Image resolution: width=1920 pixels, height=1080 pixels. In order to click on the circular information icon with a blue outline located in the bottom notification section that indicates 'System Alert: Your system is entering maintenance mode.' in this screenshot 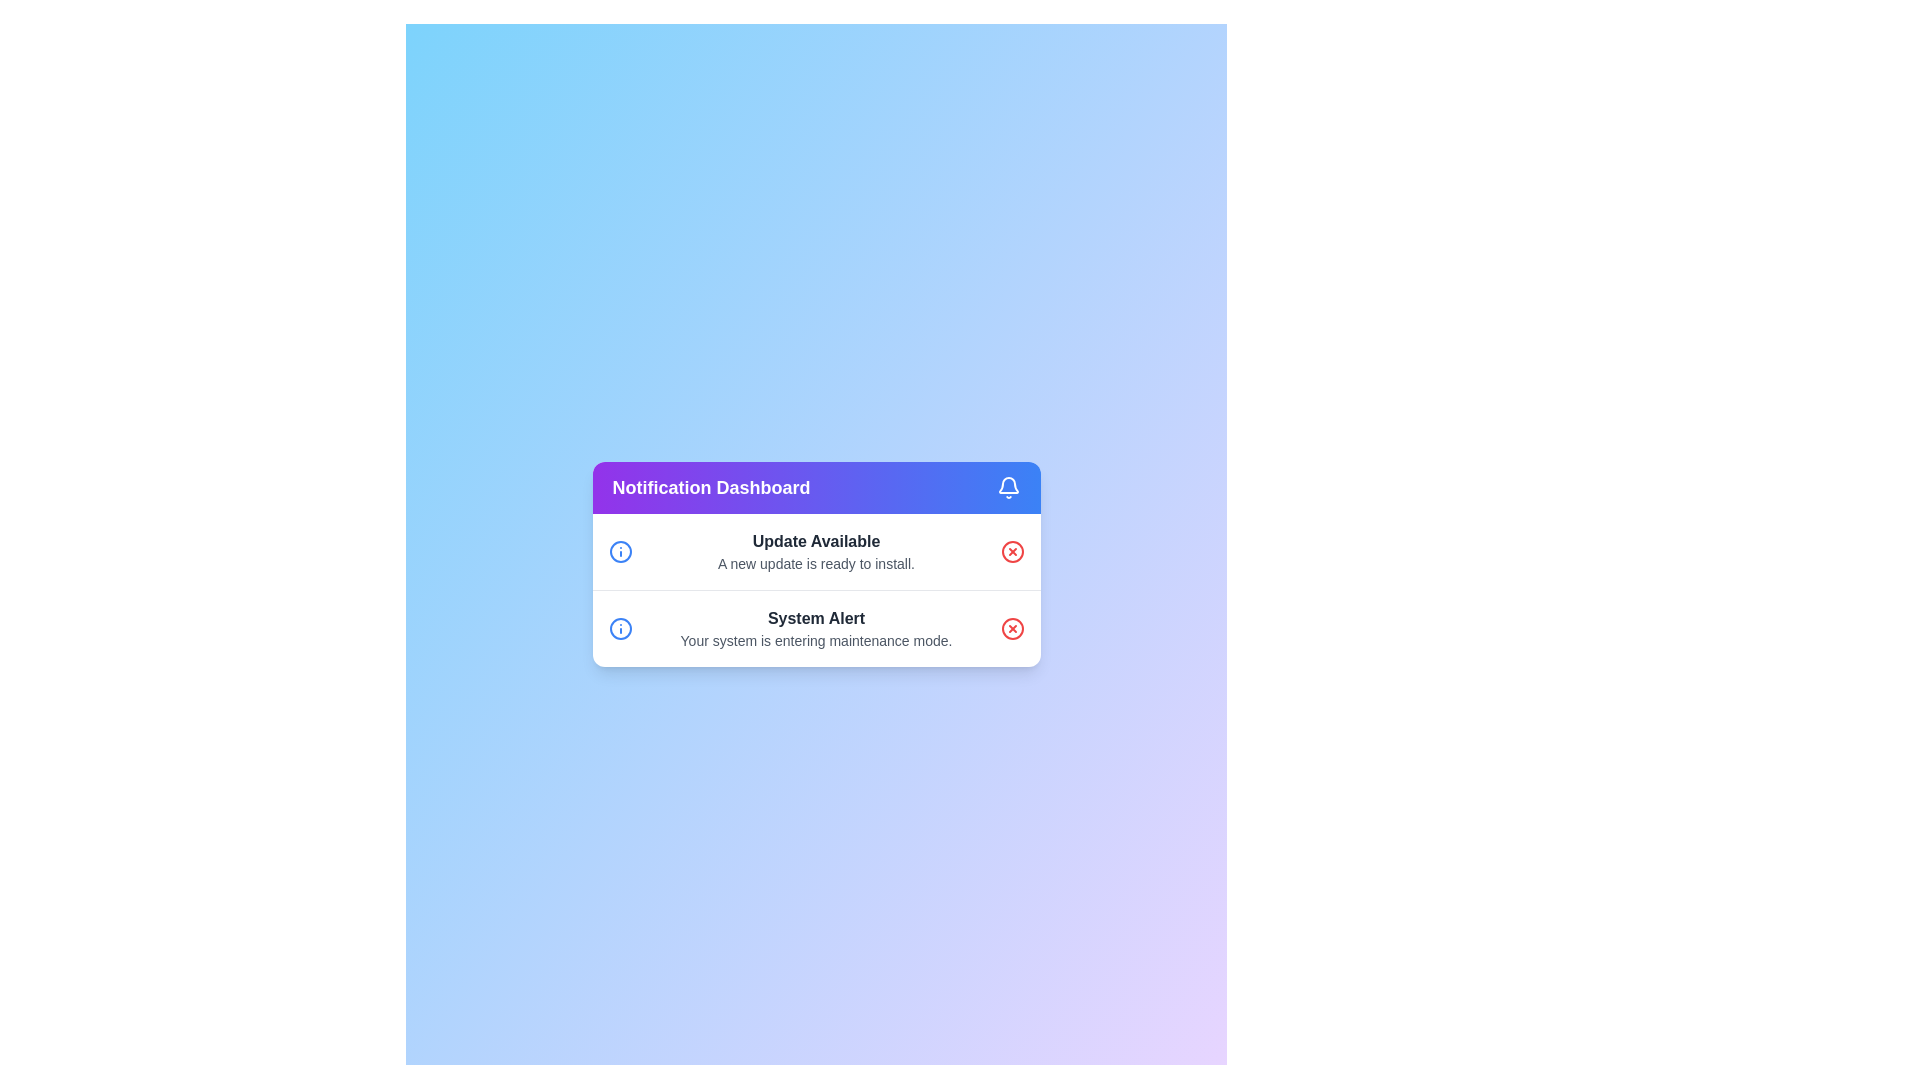, I will do `click(619, 627)`.